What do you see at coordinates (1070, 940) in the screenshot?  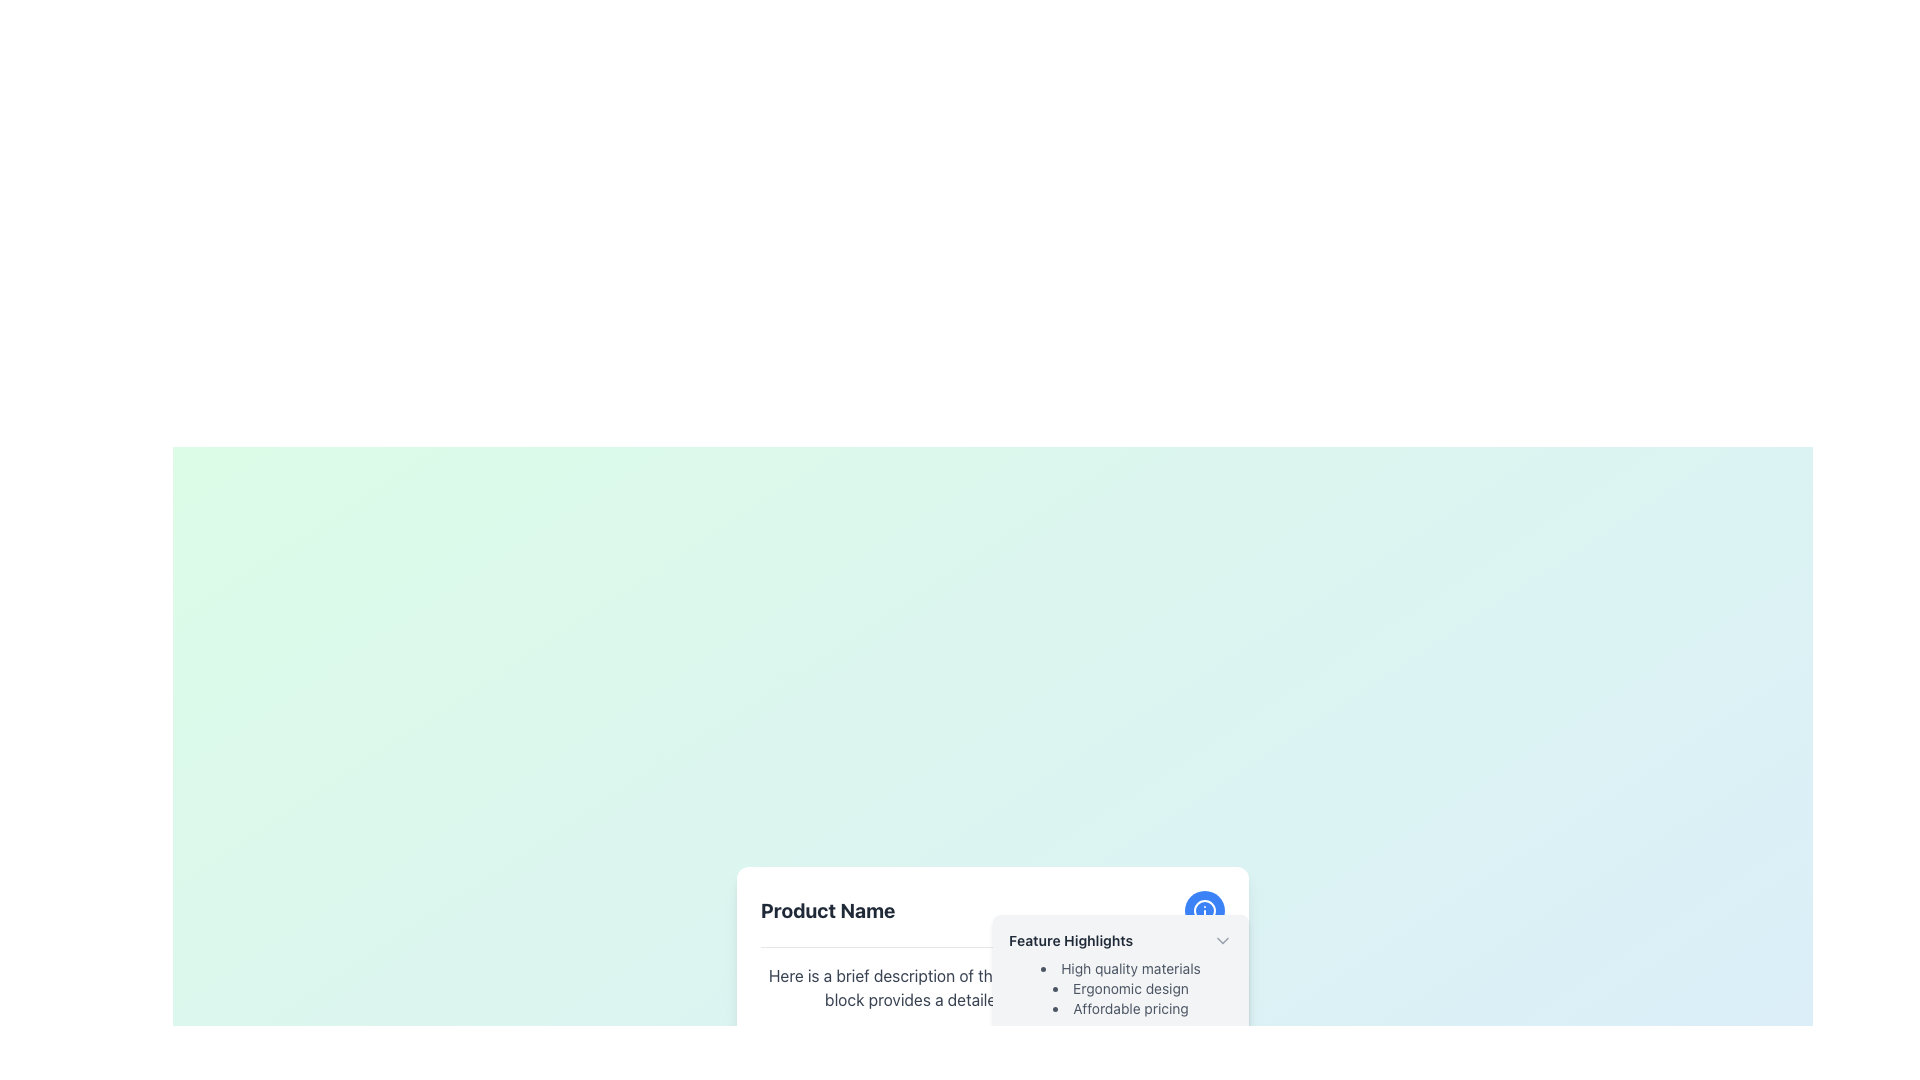 I see `the 'Feature Highlights' text label displayed in bold, dark gray font near the top-right of a light-gray box` at bounding box center [1070, 940].